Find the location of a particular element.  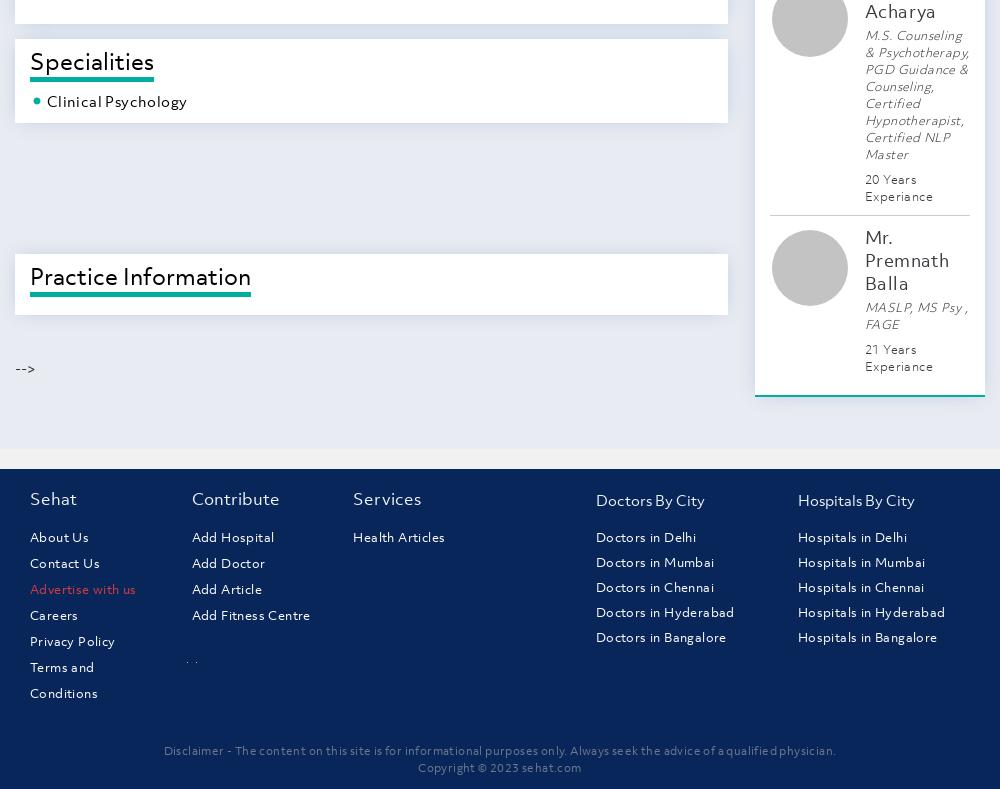

'Doctors in Bangalore' is located at coordinates (660, 635).